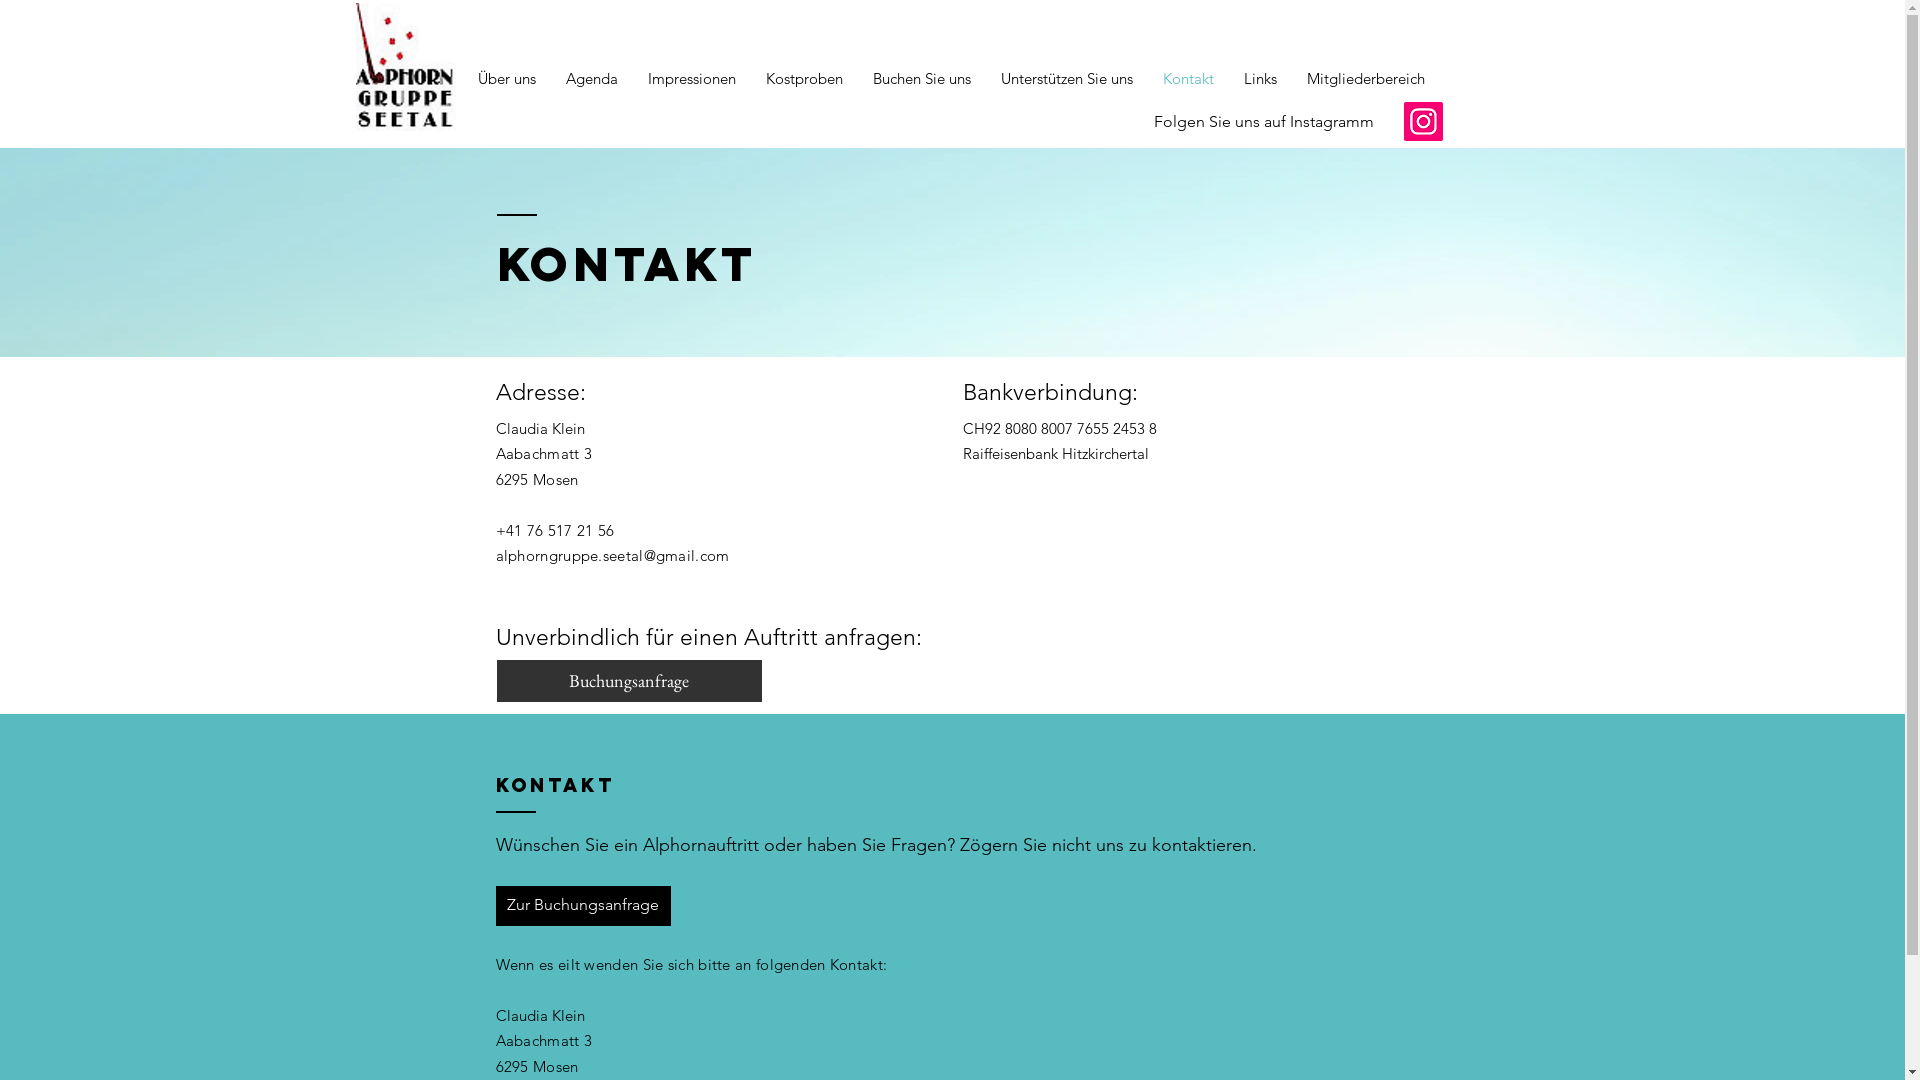 The width and height of the screenshot is (1920, 1080). Describe the element at coordinates (550, 77) in the screenshot. I see `'Agenda'` at that location.